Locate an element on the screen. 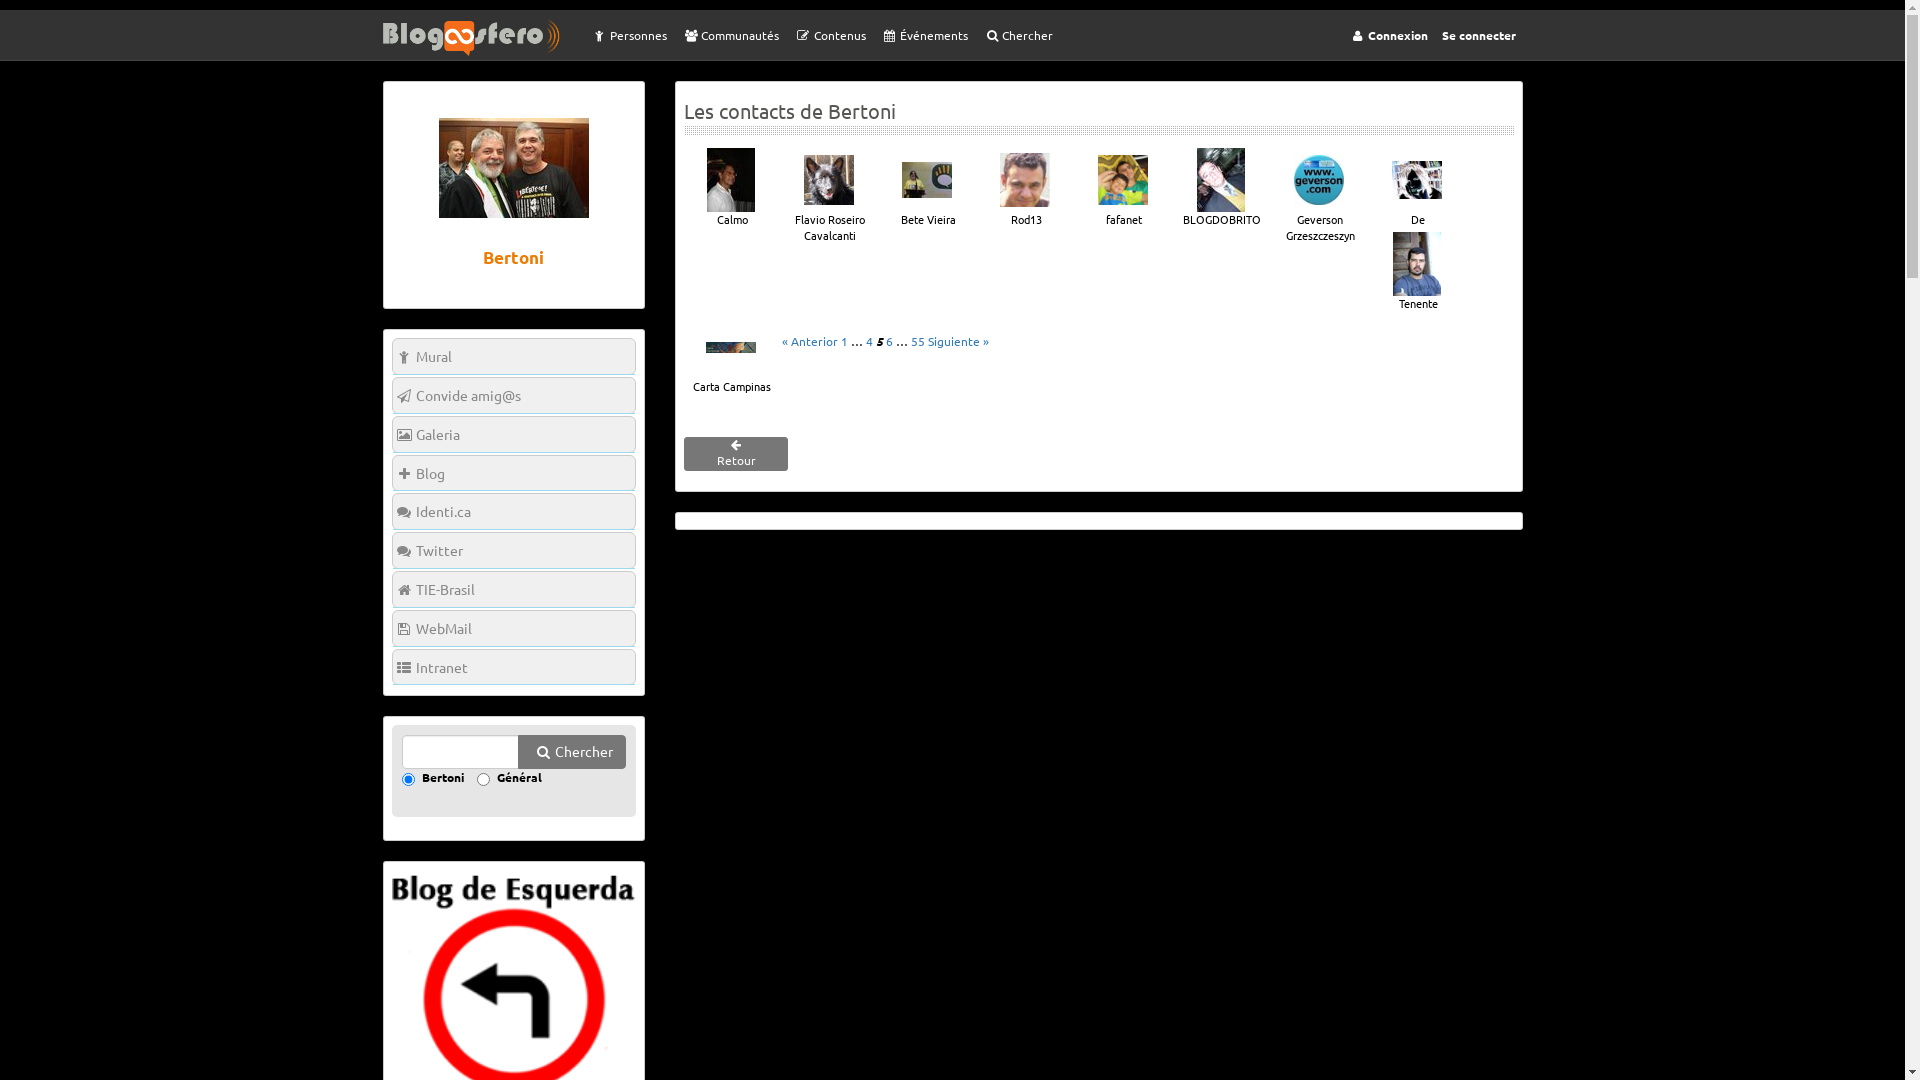 The width and height of the screenshot is (1920, 1080). 'Identi.ca' is located at coordinates (513, 510).